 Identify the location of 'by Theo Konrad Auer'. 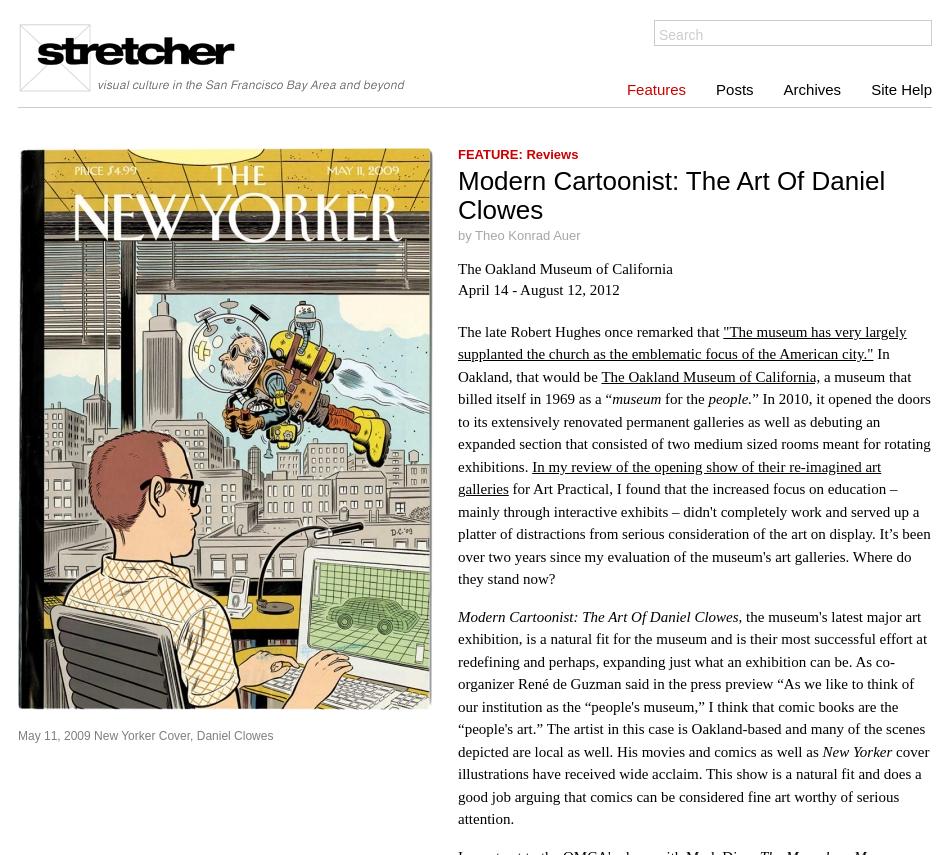
(518, 234).